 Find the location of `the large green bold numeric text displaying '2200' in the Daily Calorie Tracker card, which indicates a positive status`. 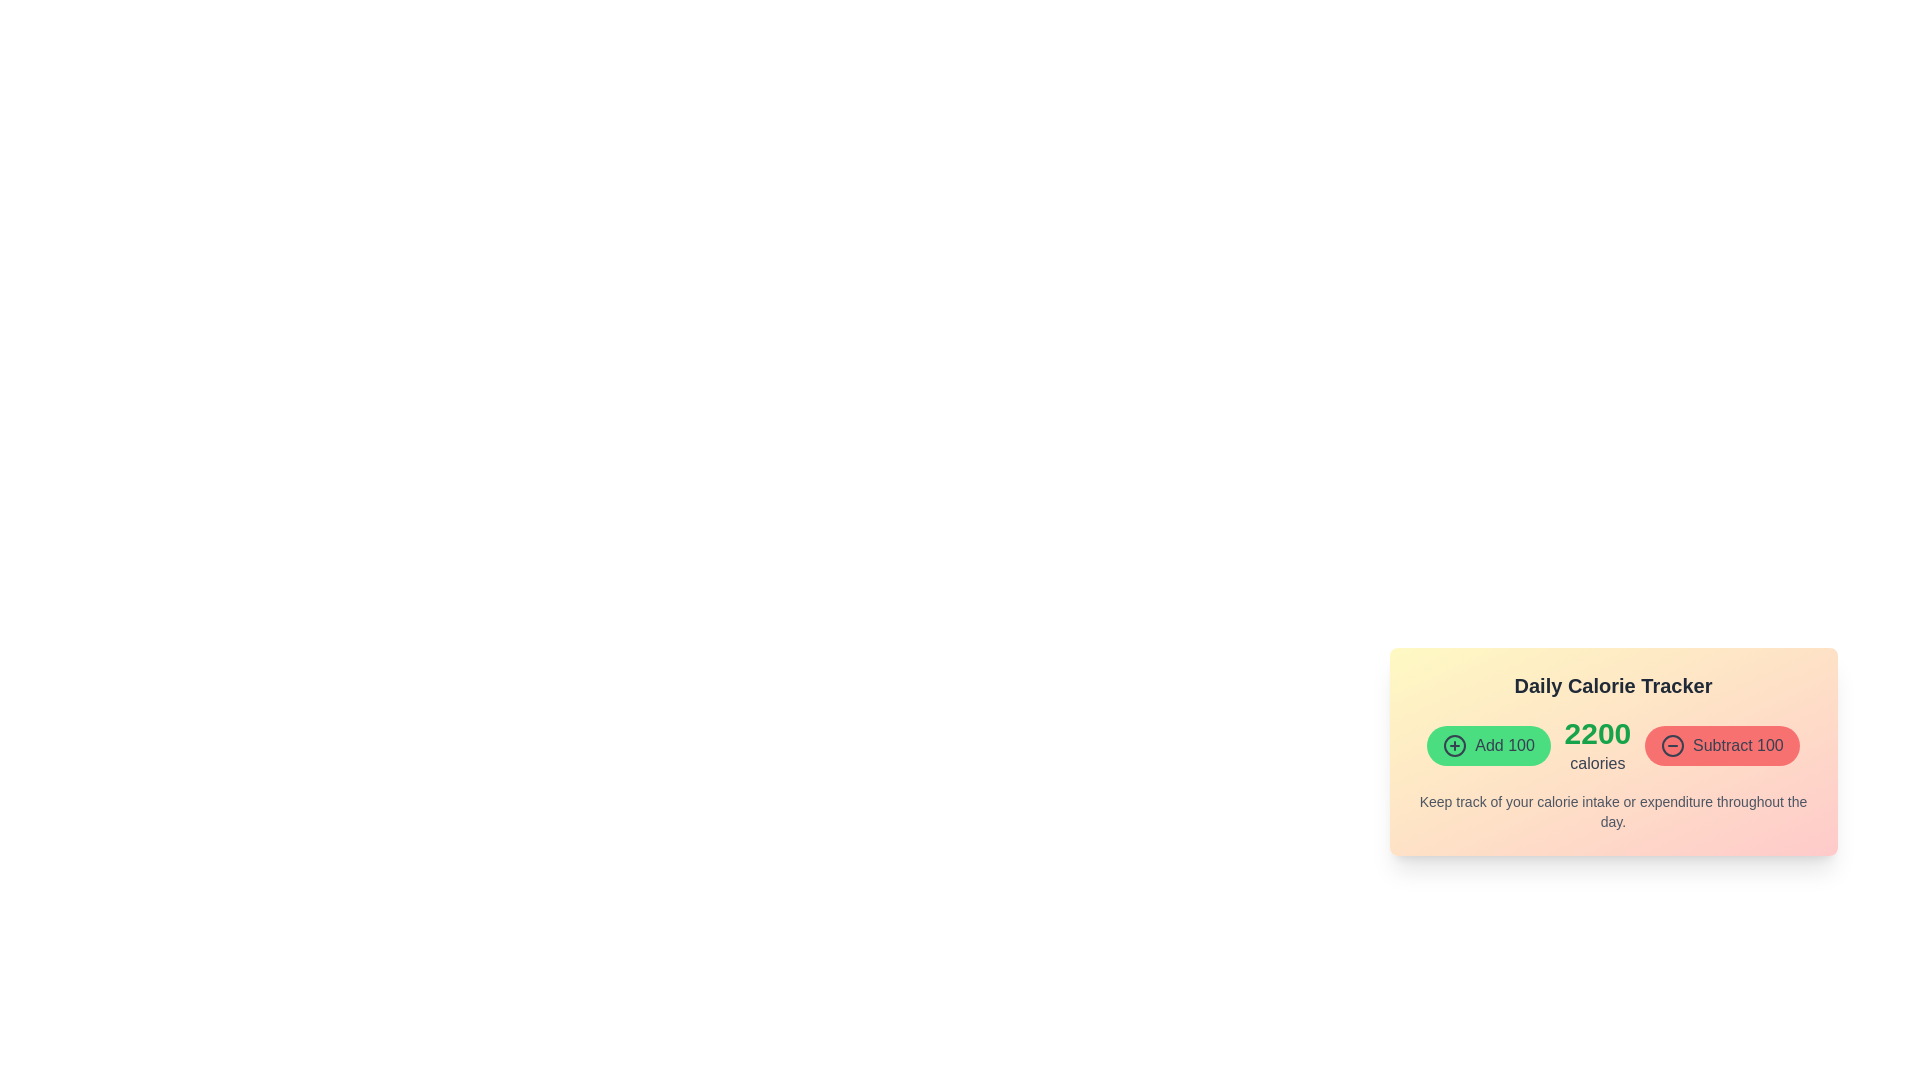

the large green bold numeric text displaying '2200' in the Daily Calorie Tracker card, which indicates a positive status is located at coordinates (1597, 733).